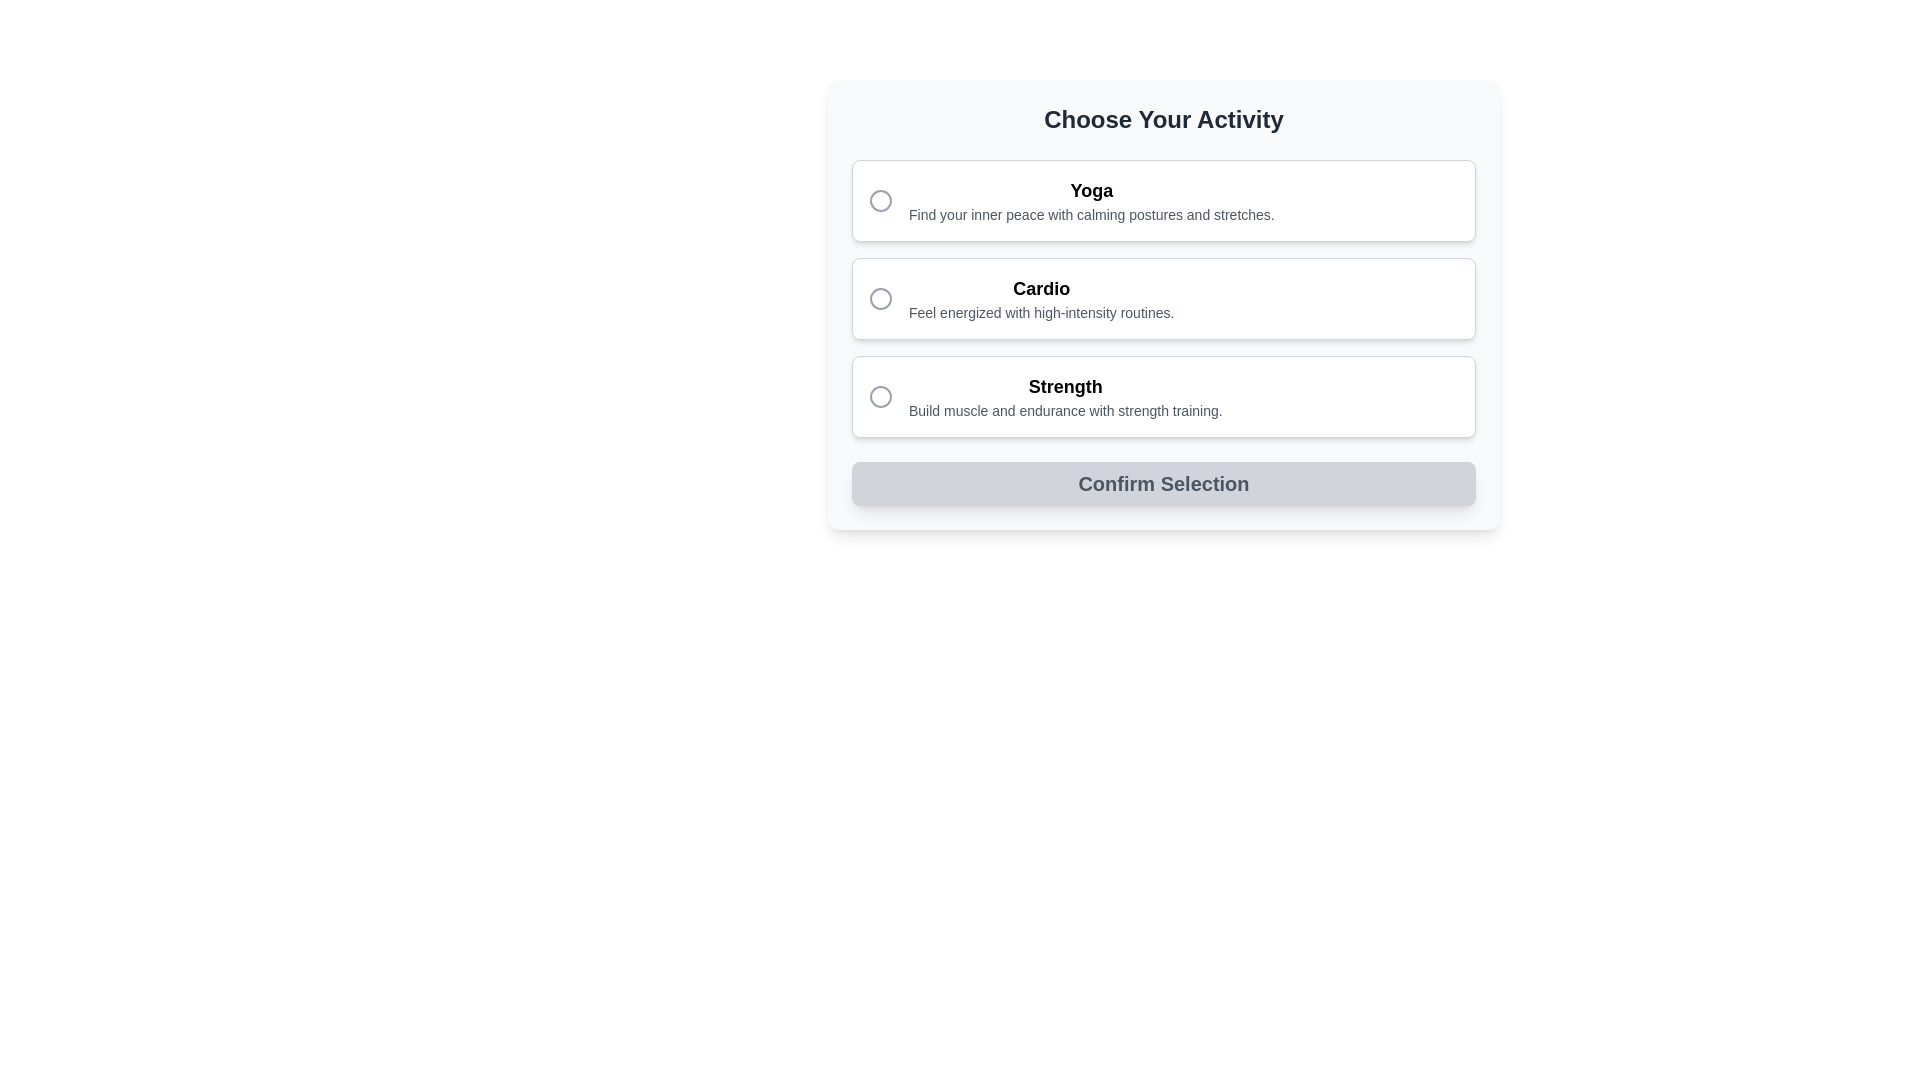  Describe the element at coordinates (1064, 386) in the screenshot. I see `the bold text label reading 'Strength' which is the primary heading in the third item of a vertical list structure` at that location.